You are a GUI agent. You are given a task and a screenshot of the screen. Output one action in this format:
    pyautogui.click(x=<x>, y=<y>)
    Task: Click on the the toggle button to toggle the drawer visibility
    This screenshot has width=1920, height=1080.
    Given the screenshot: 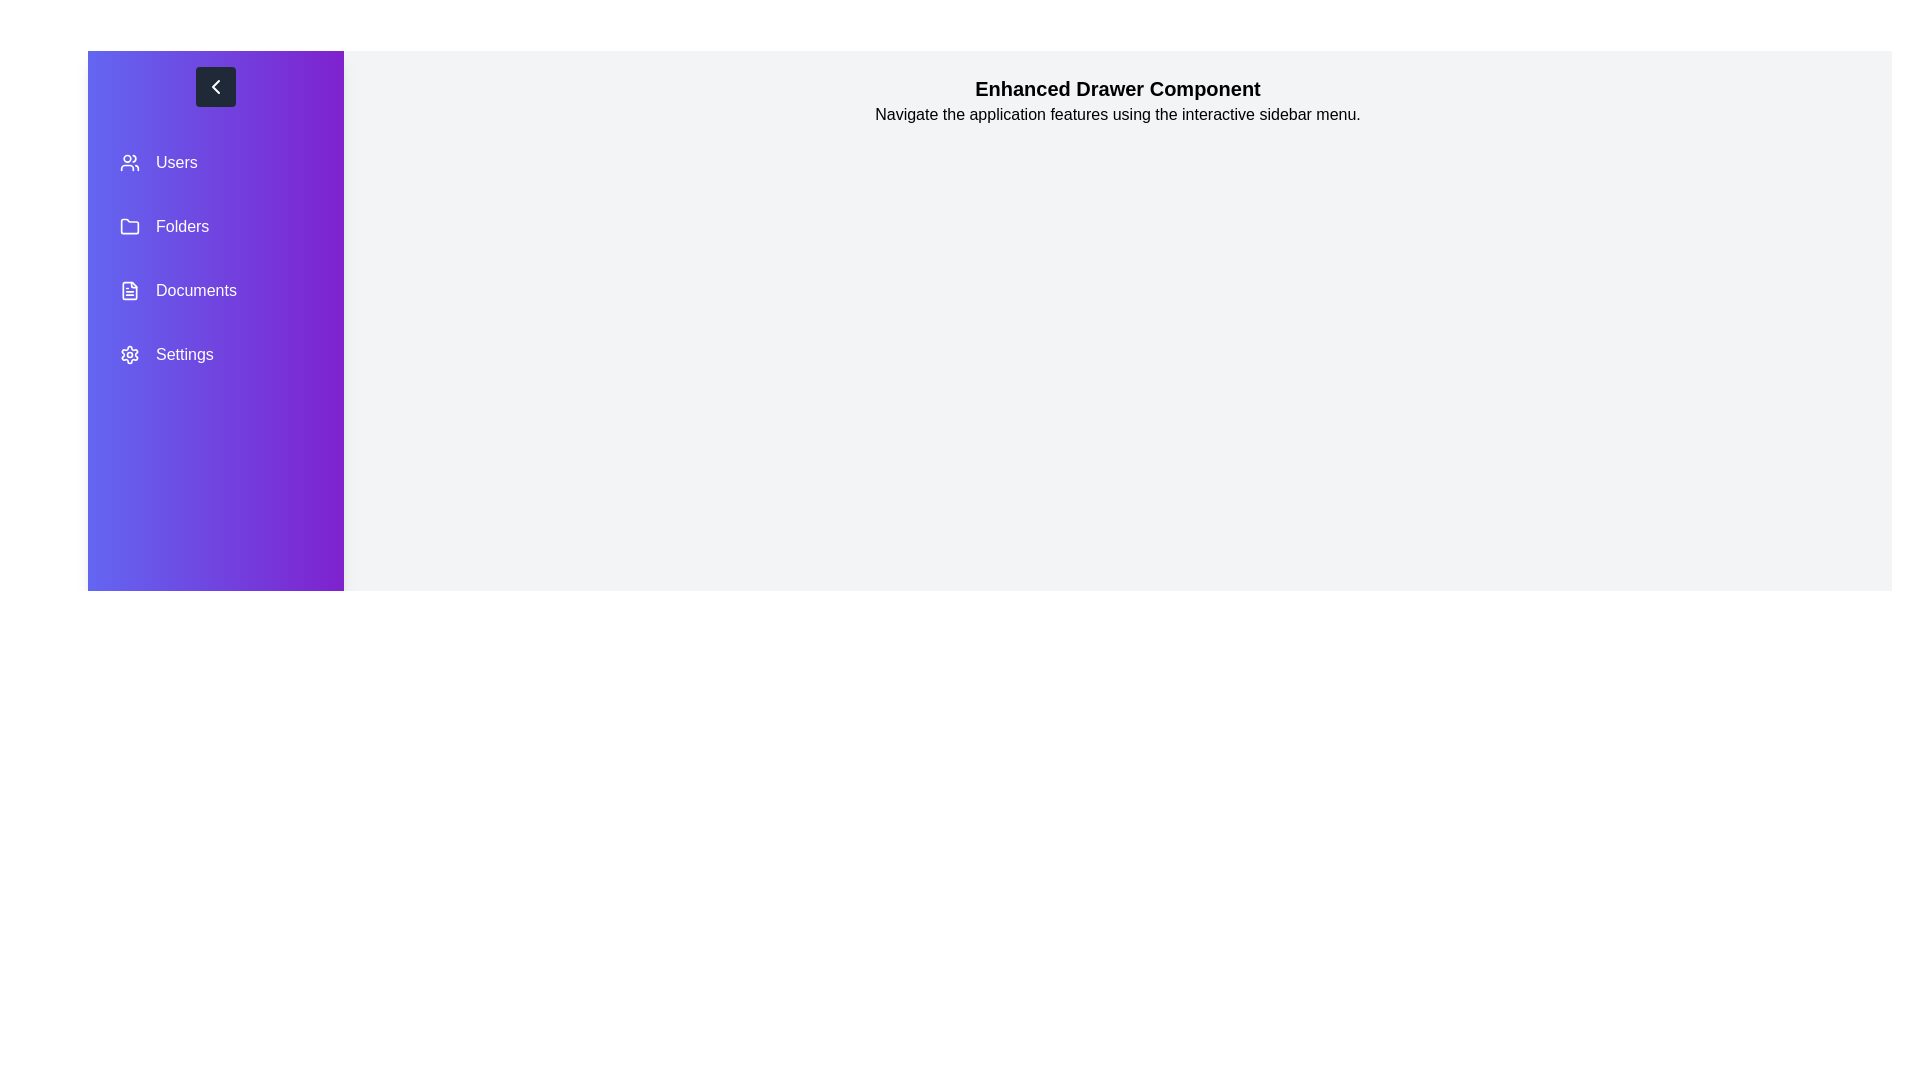 What is the action you would take?
    pyautogui.click(x=216, y=86)
    